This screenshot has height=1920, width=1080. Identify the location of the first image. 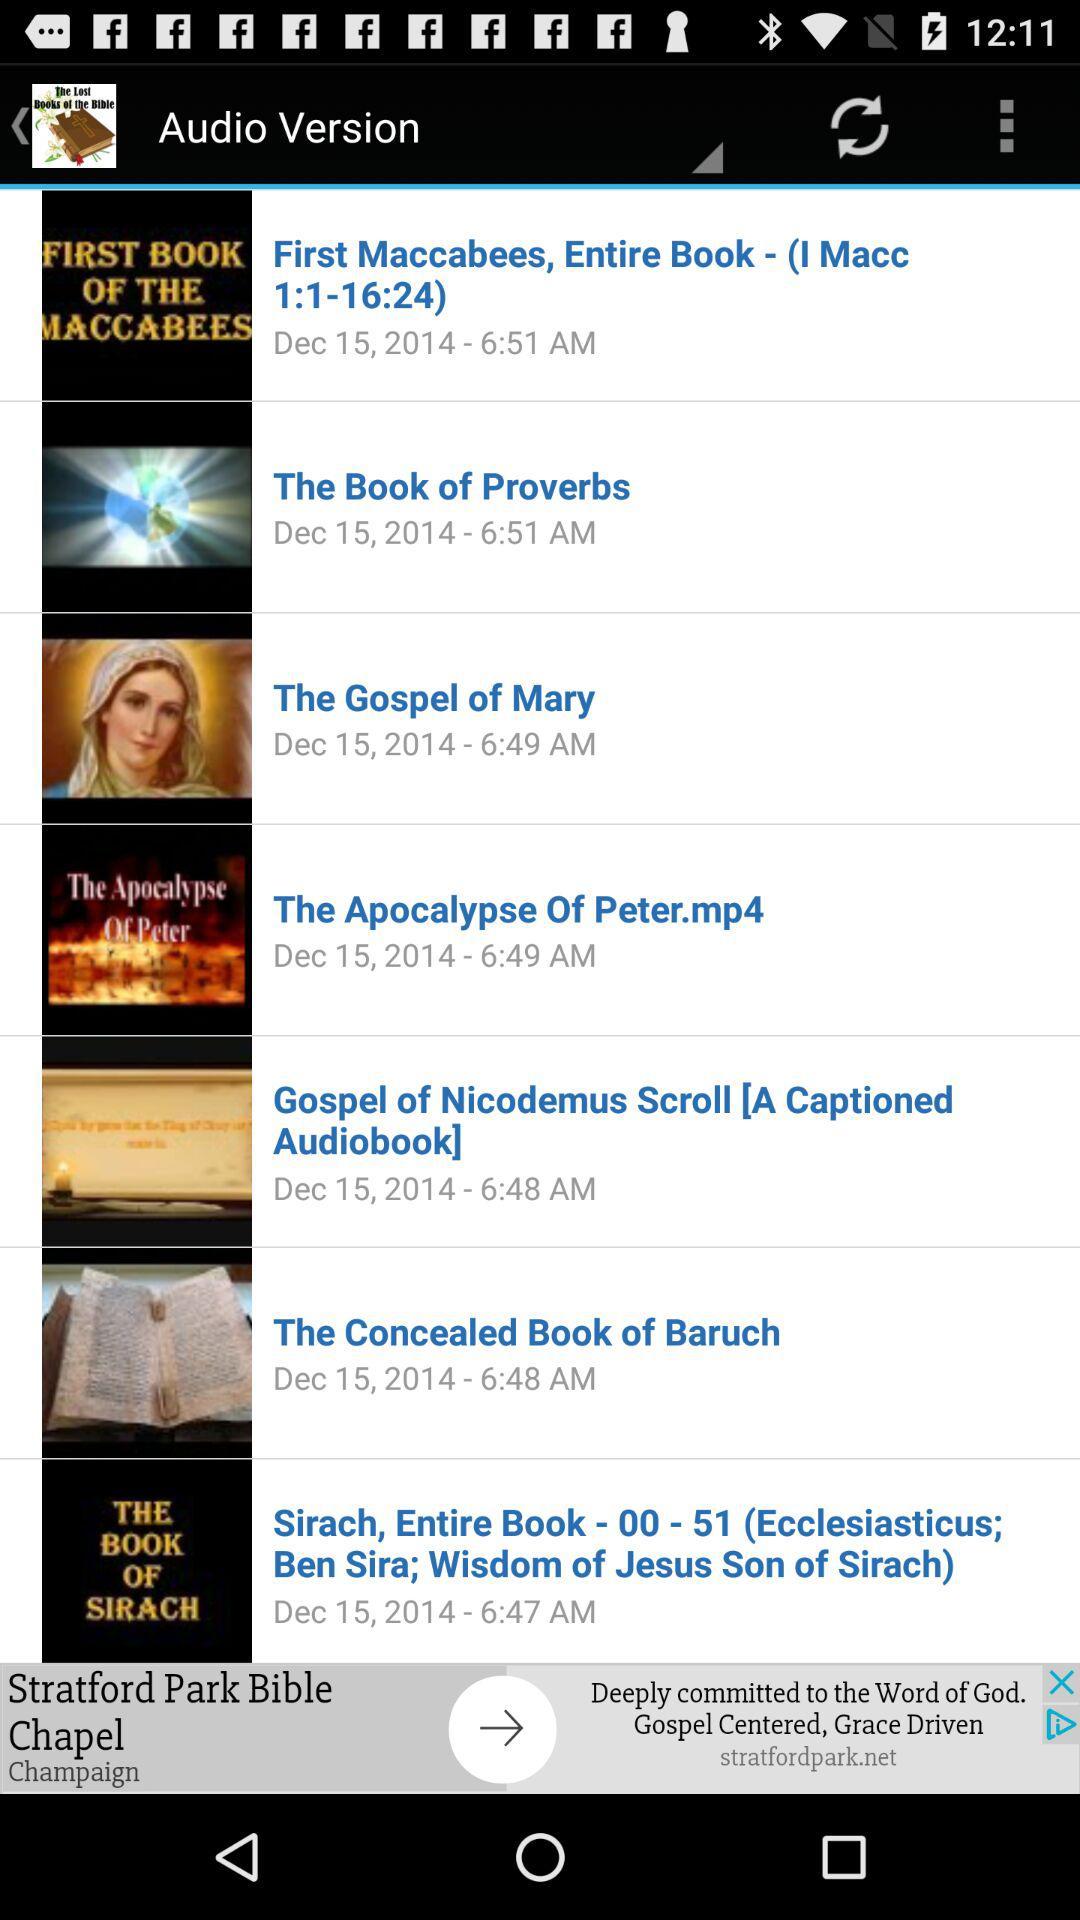
(145, 295).